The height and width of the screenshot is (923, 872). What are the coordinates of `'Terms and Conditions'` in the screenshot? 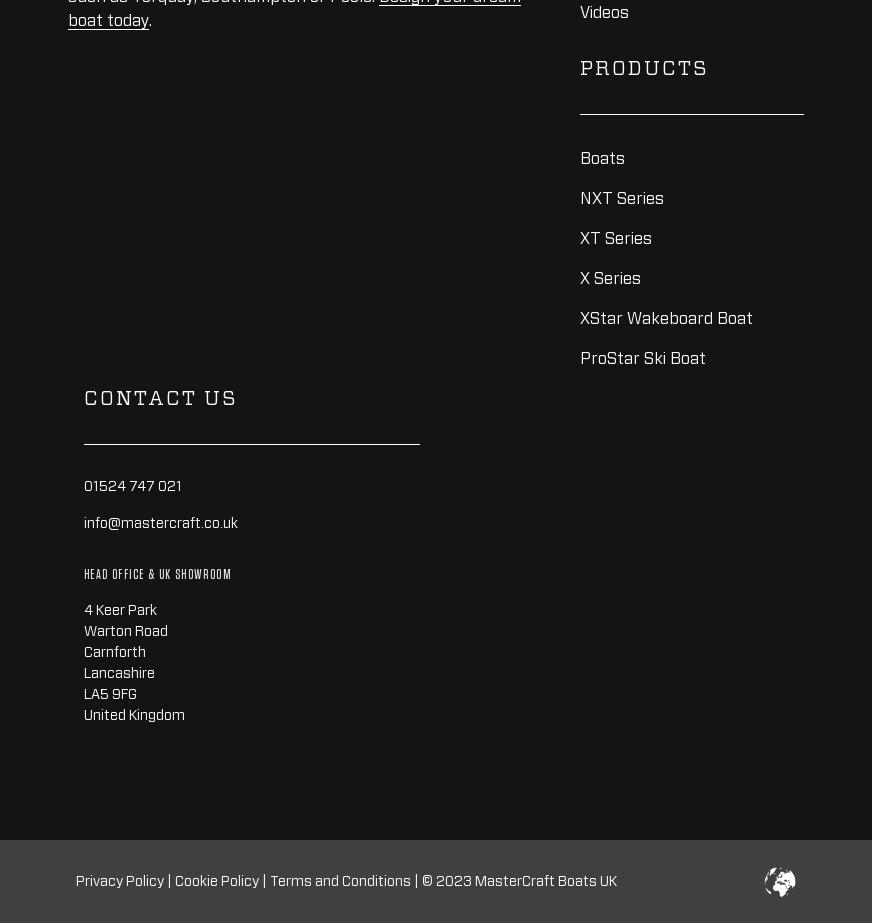 It's located at (340, 880).